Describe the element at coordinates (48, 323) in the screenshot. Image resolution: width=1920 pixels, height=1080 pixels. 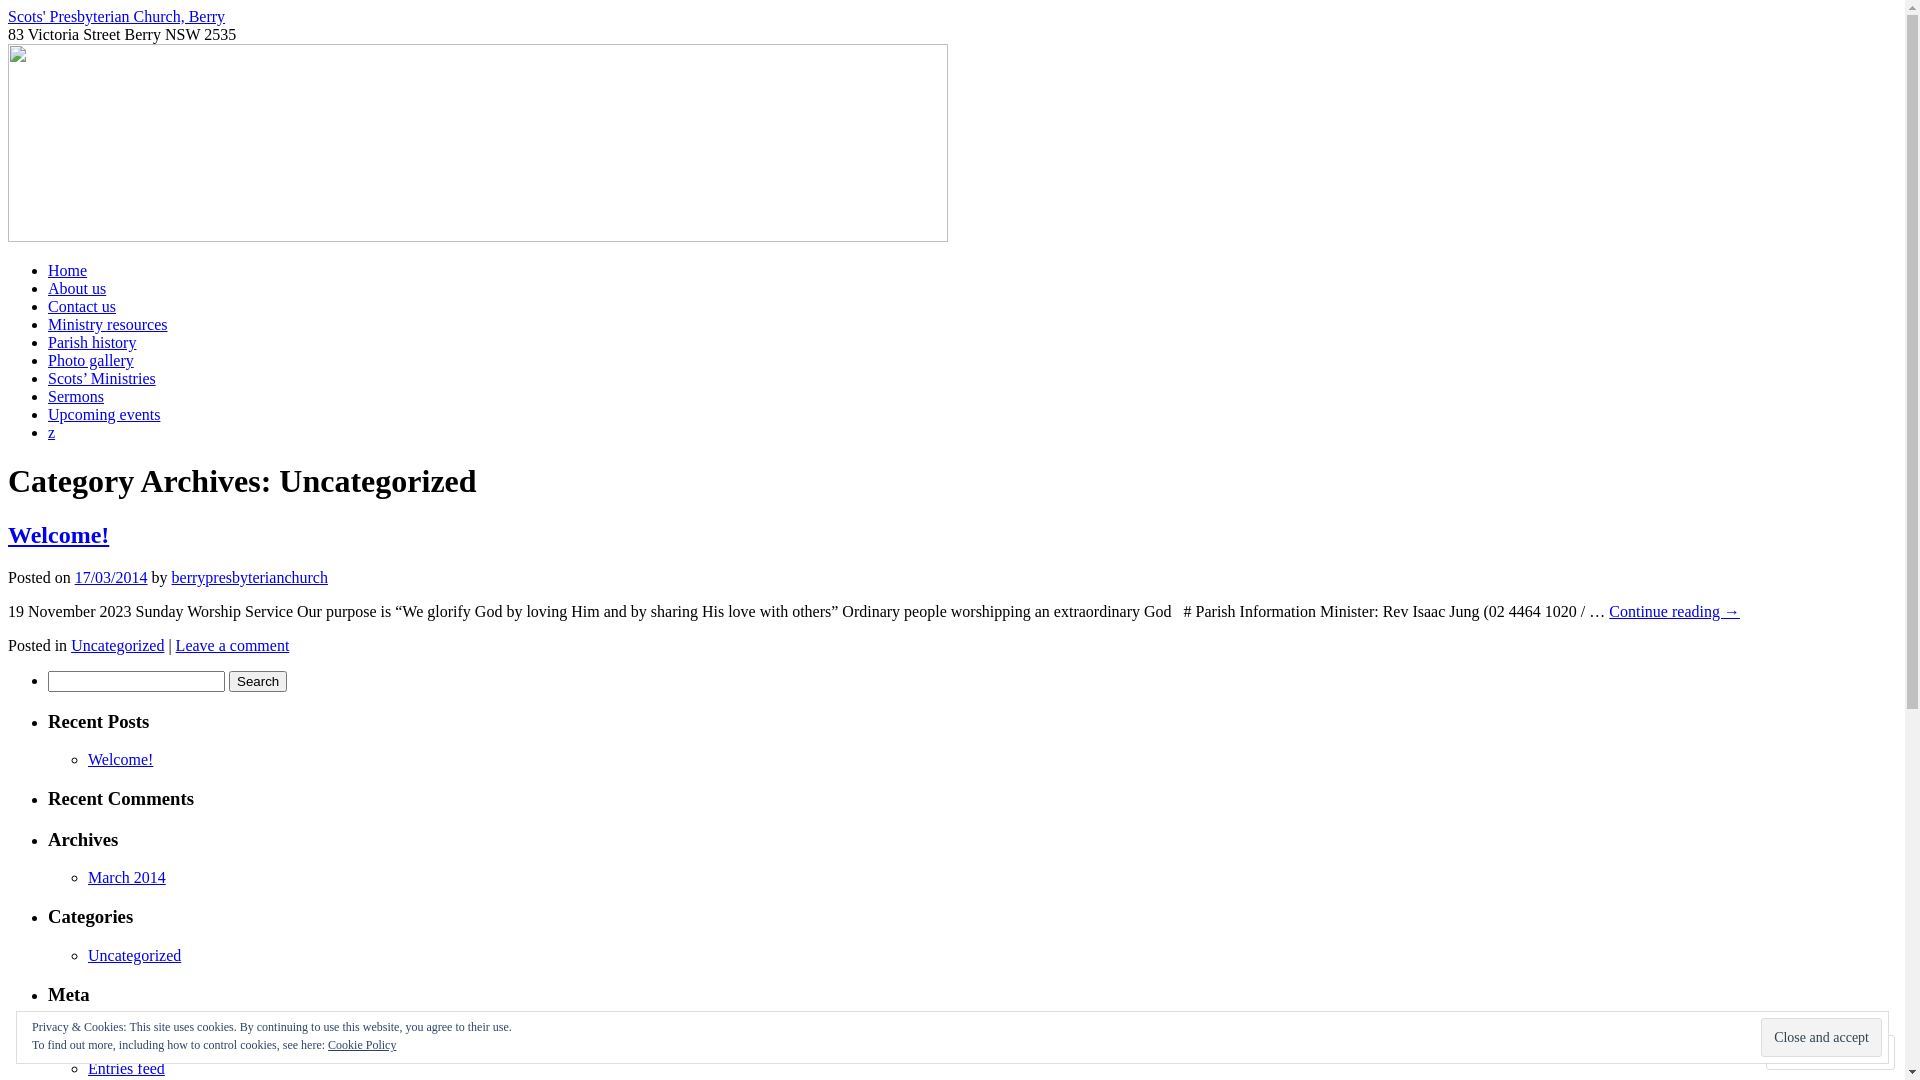
I see `'Ministry resources'` at that location.